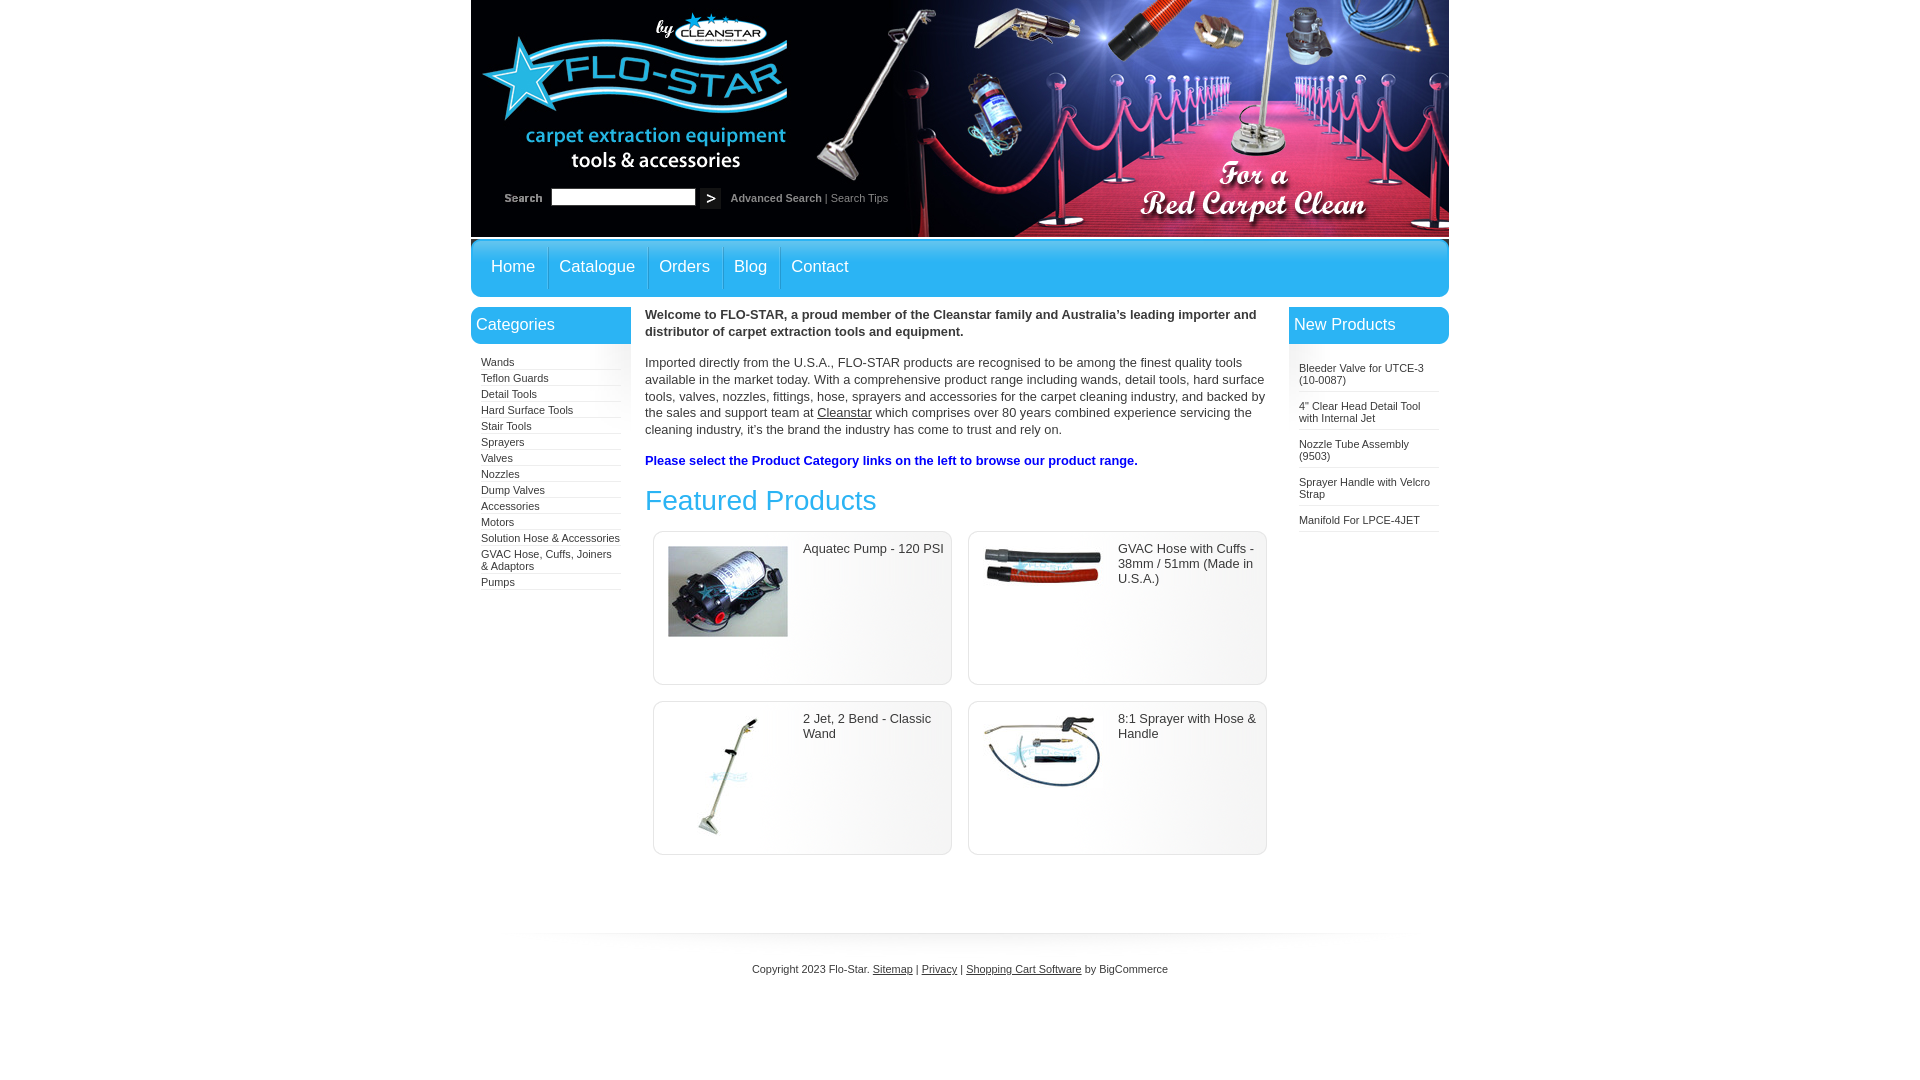  Describe the element at coordinates (546, 559) in the screenshot. I see `'GVAC Hose, Cuffs, Joiners & Adaptors'` at that location.